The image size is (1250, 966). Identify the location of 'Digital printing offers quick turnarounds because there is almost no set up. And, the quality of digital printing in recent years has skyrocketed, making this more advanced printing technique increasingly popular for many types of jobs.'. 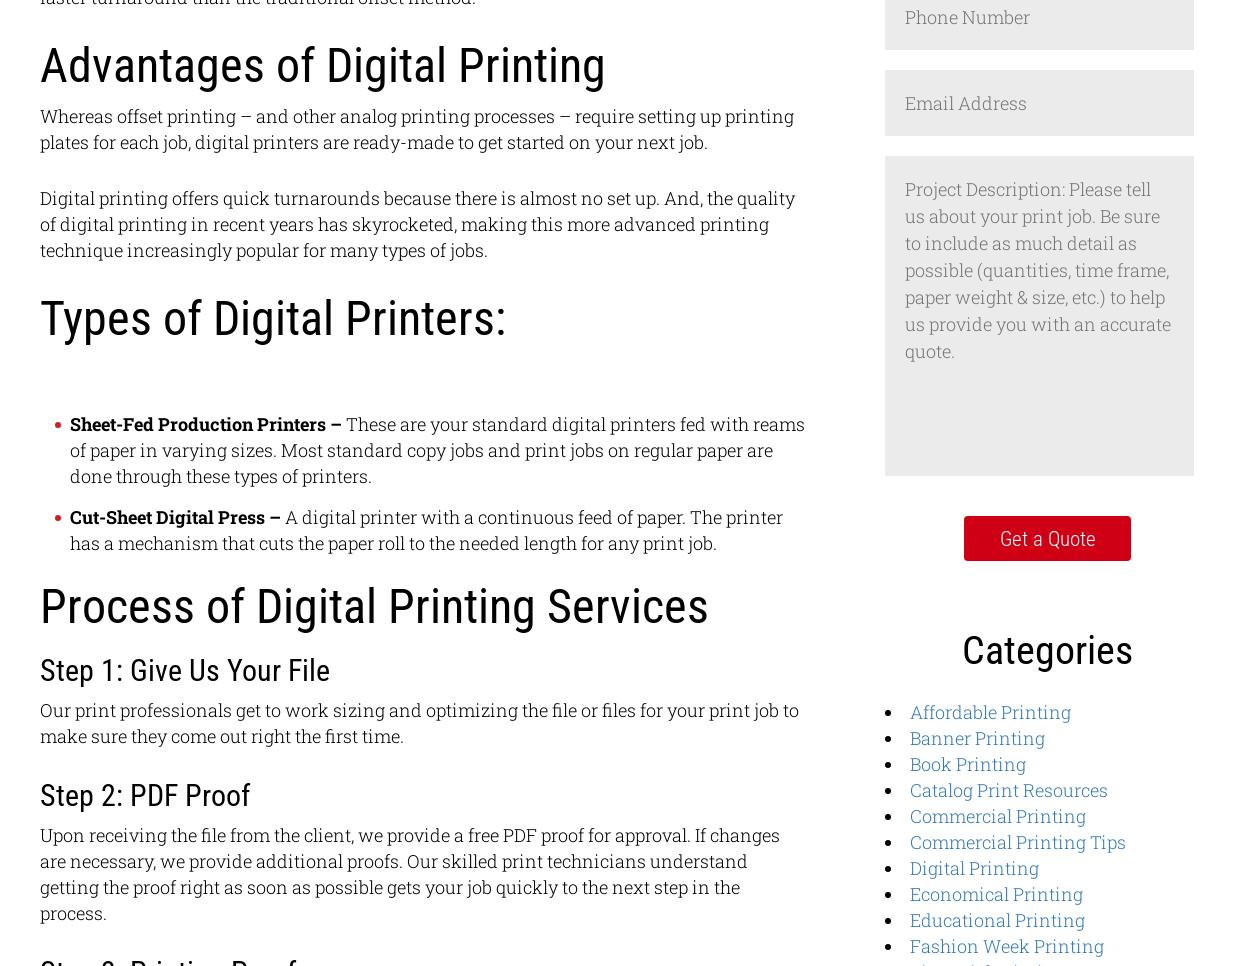
(417, 221).